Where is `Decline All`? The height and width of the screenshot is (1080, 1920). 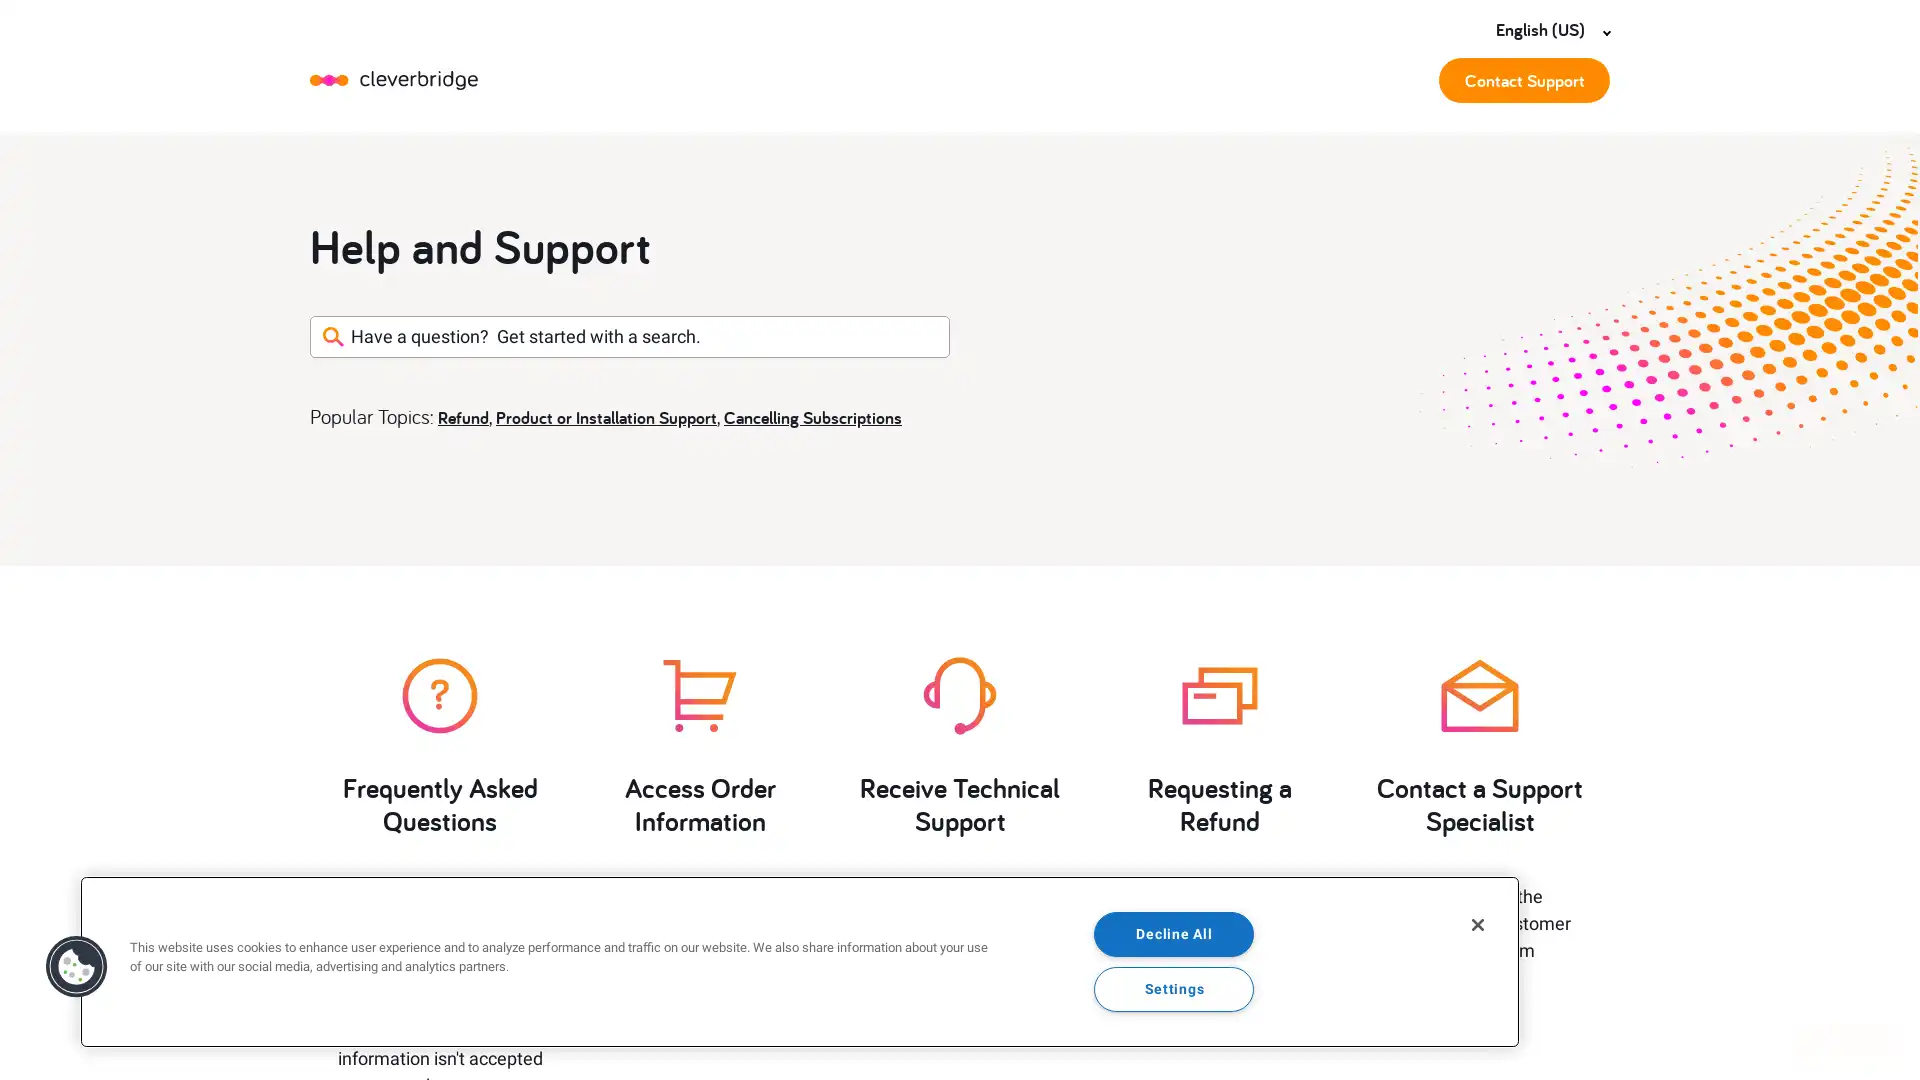 Decline All is located at coordinates (1174, 934).